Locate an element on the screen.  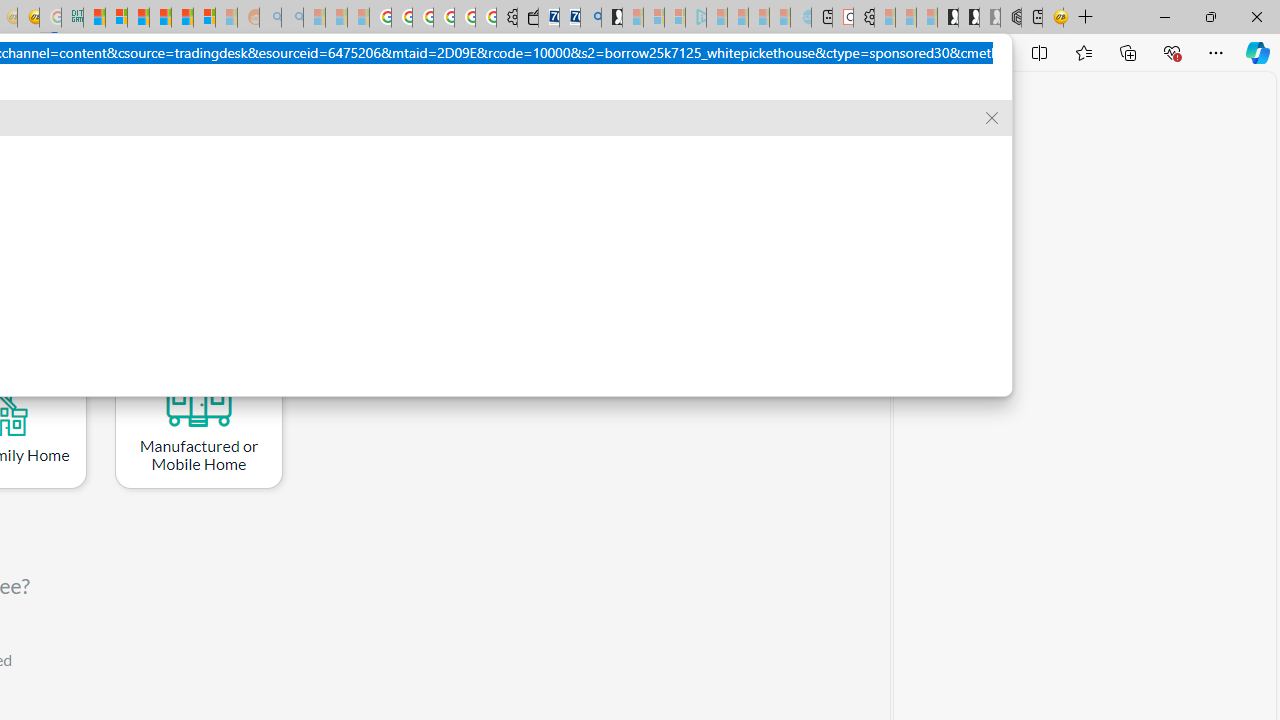
'Remove suggestion' is located at coordinates (992, 118).